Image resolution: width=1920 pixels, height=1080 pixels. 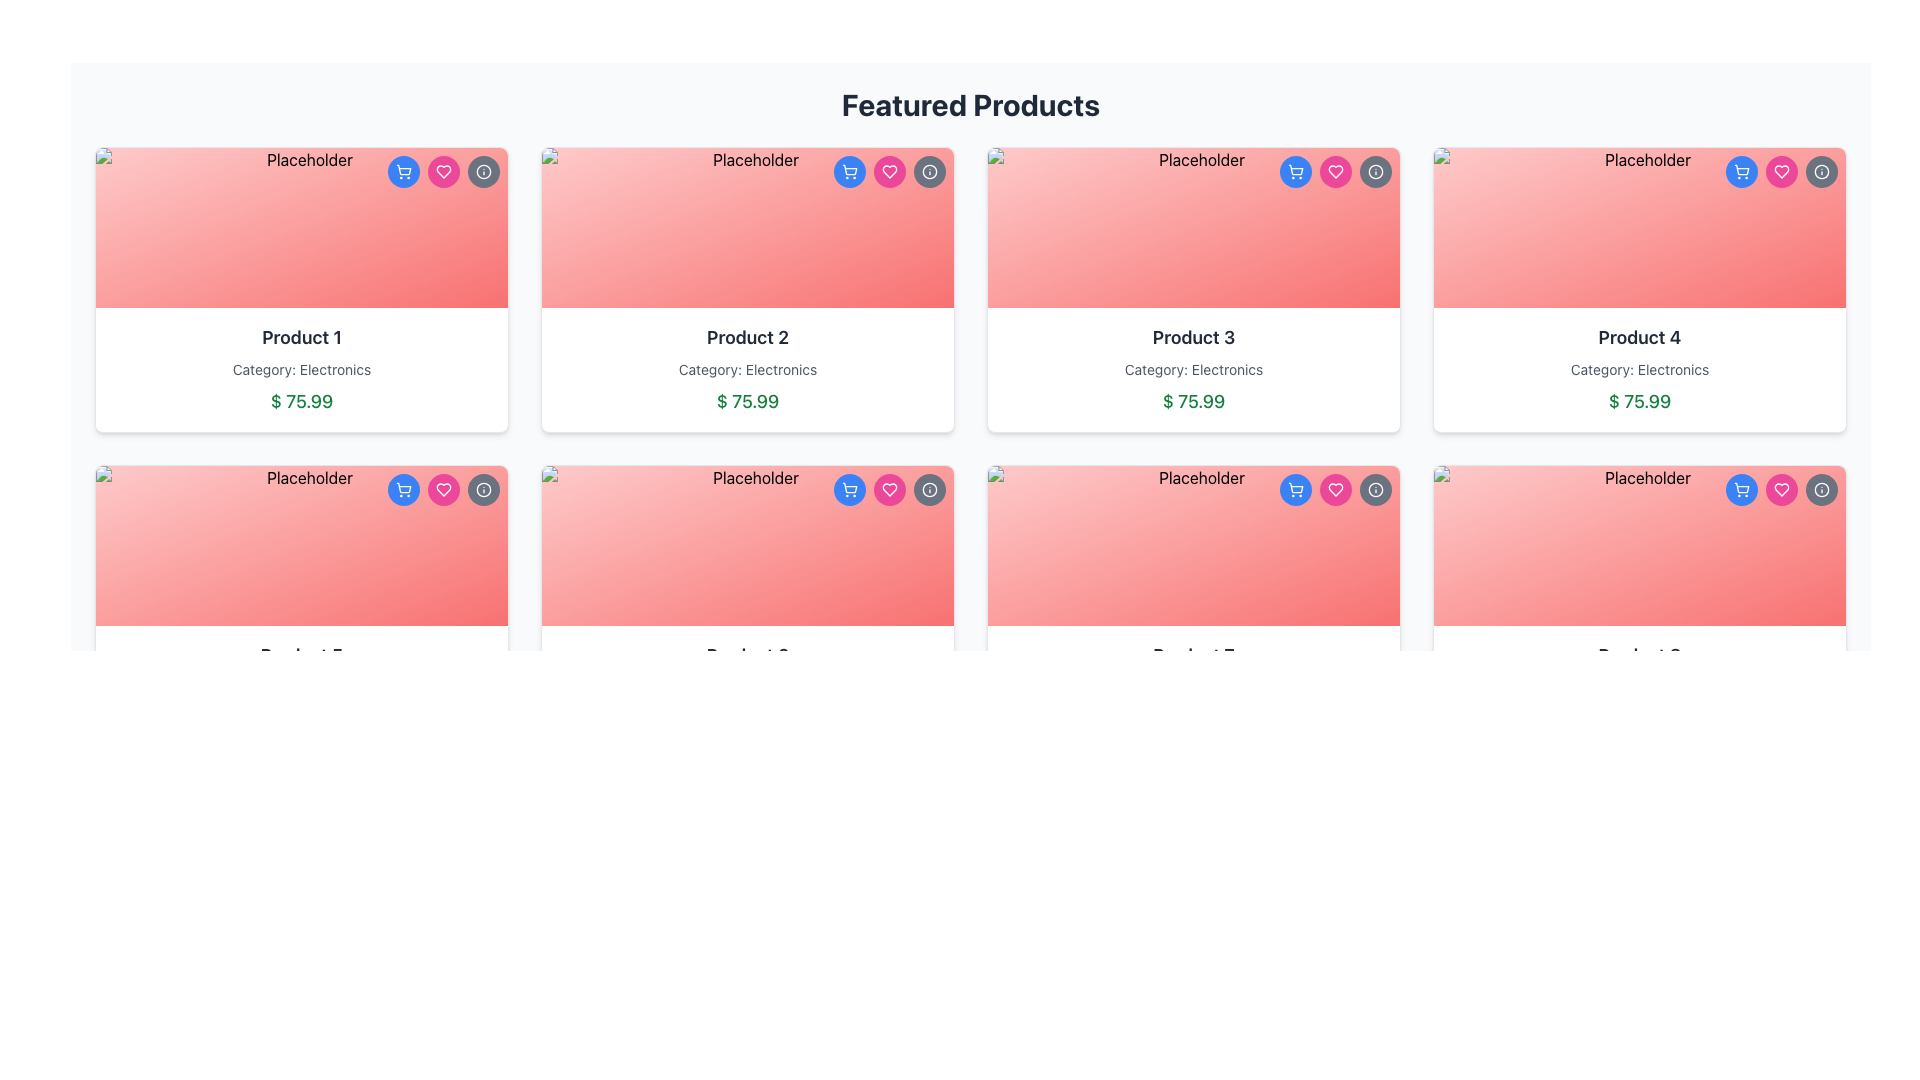 I want to click on text label displaying 'Category: Electronics' located within the product card for 'Product 4', positioned below the product title and above the price, so click(x=1640, y=370).